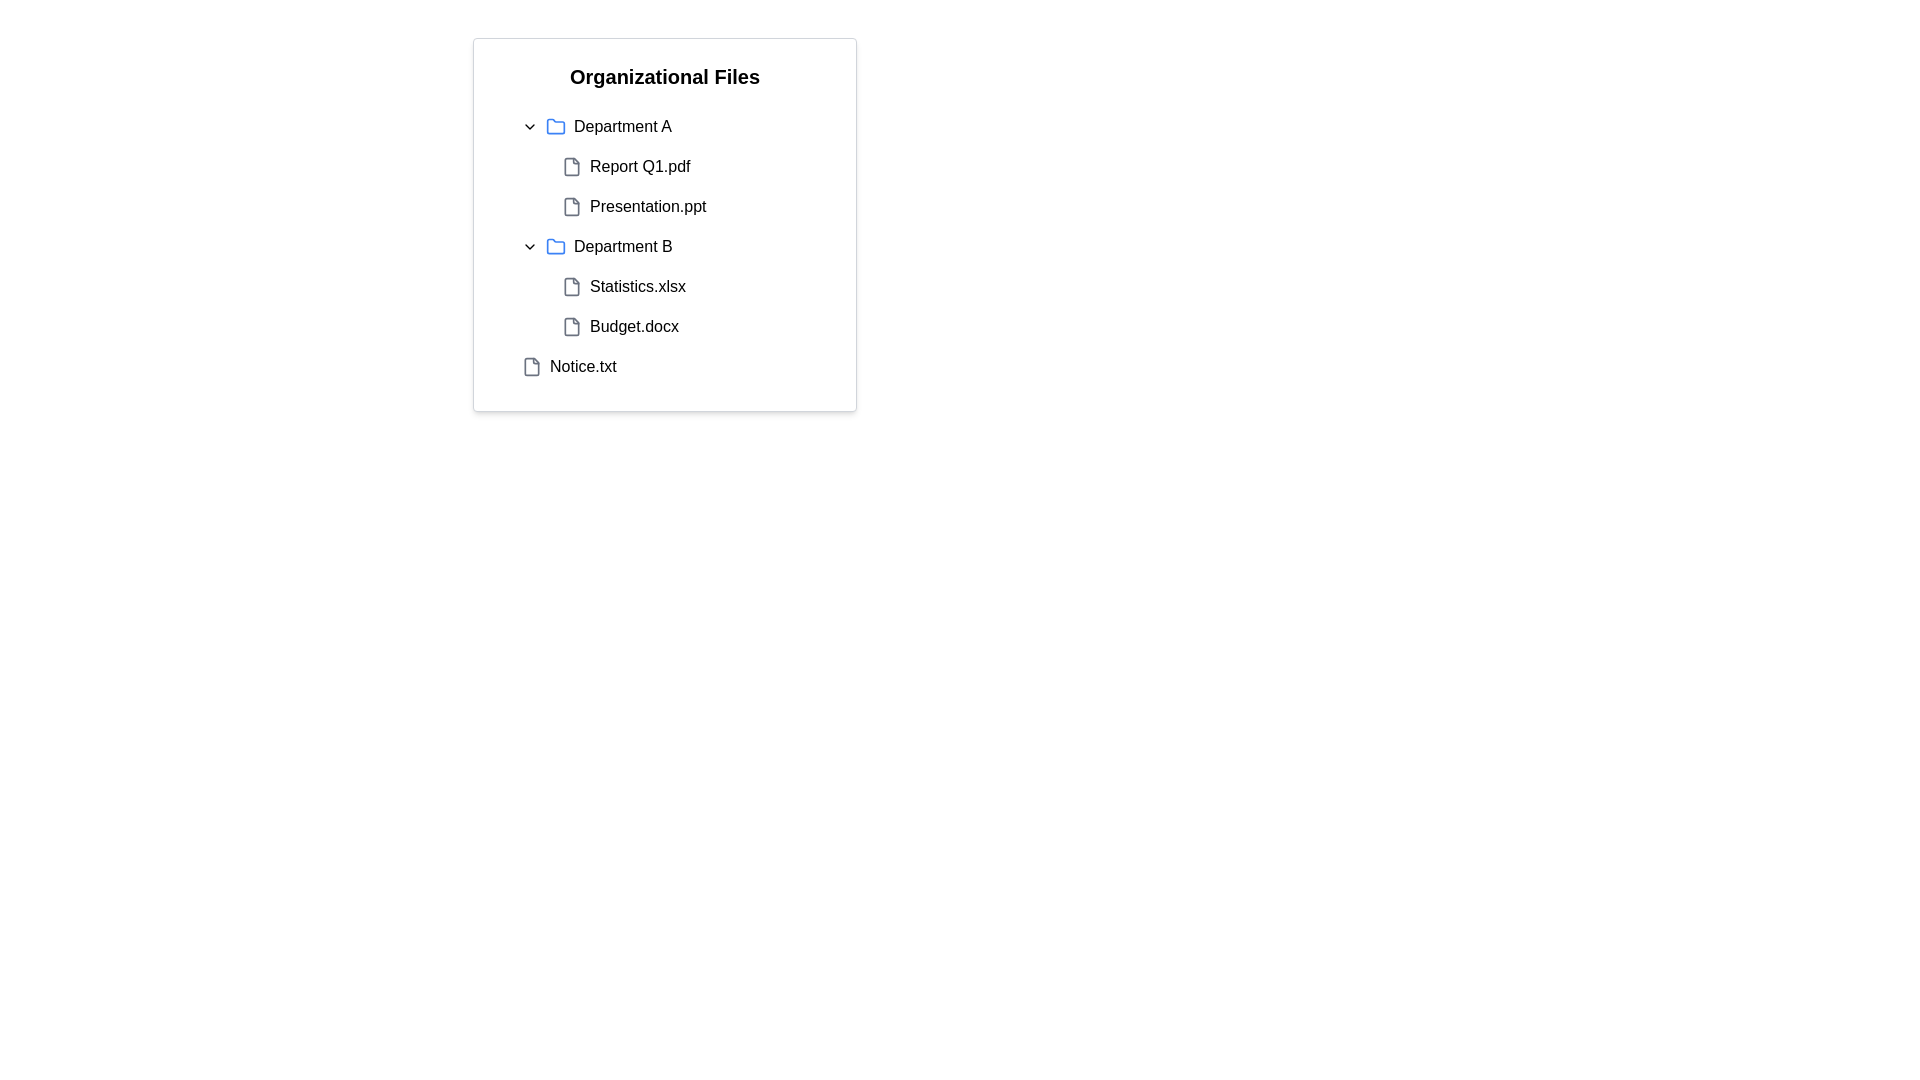 The height and width of the screenshot is (1080, 1920). Describe the element at coordinates (556, 245) in the screenshot. I see `the blue folder icon representing 'Department B'` at that location.